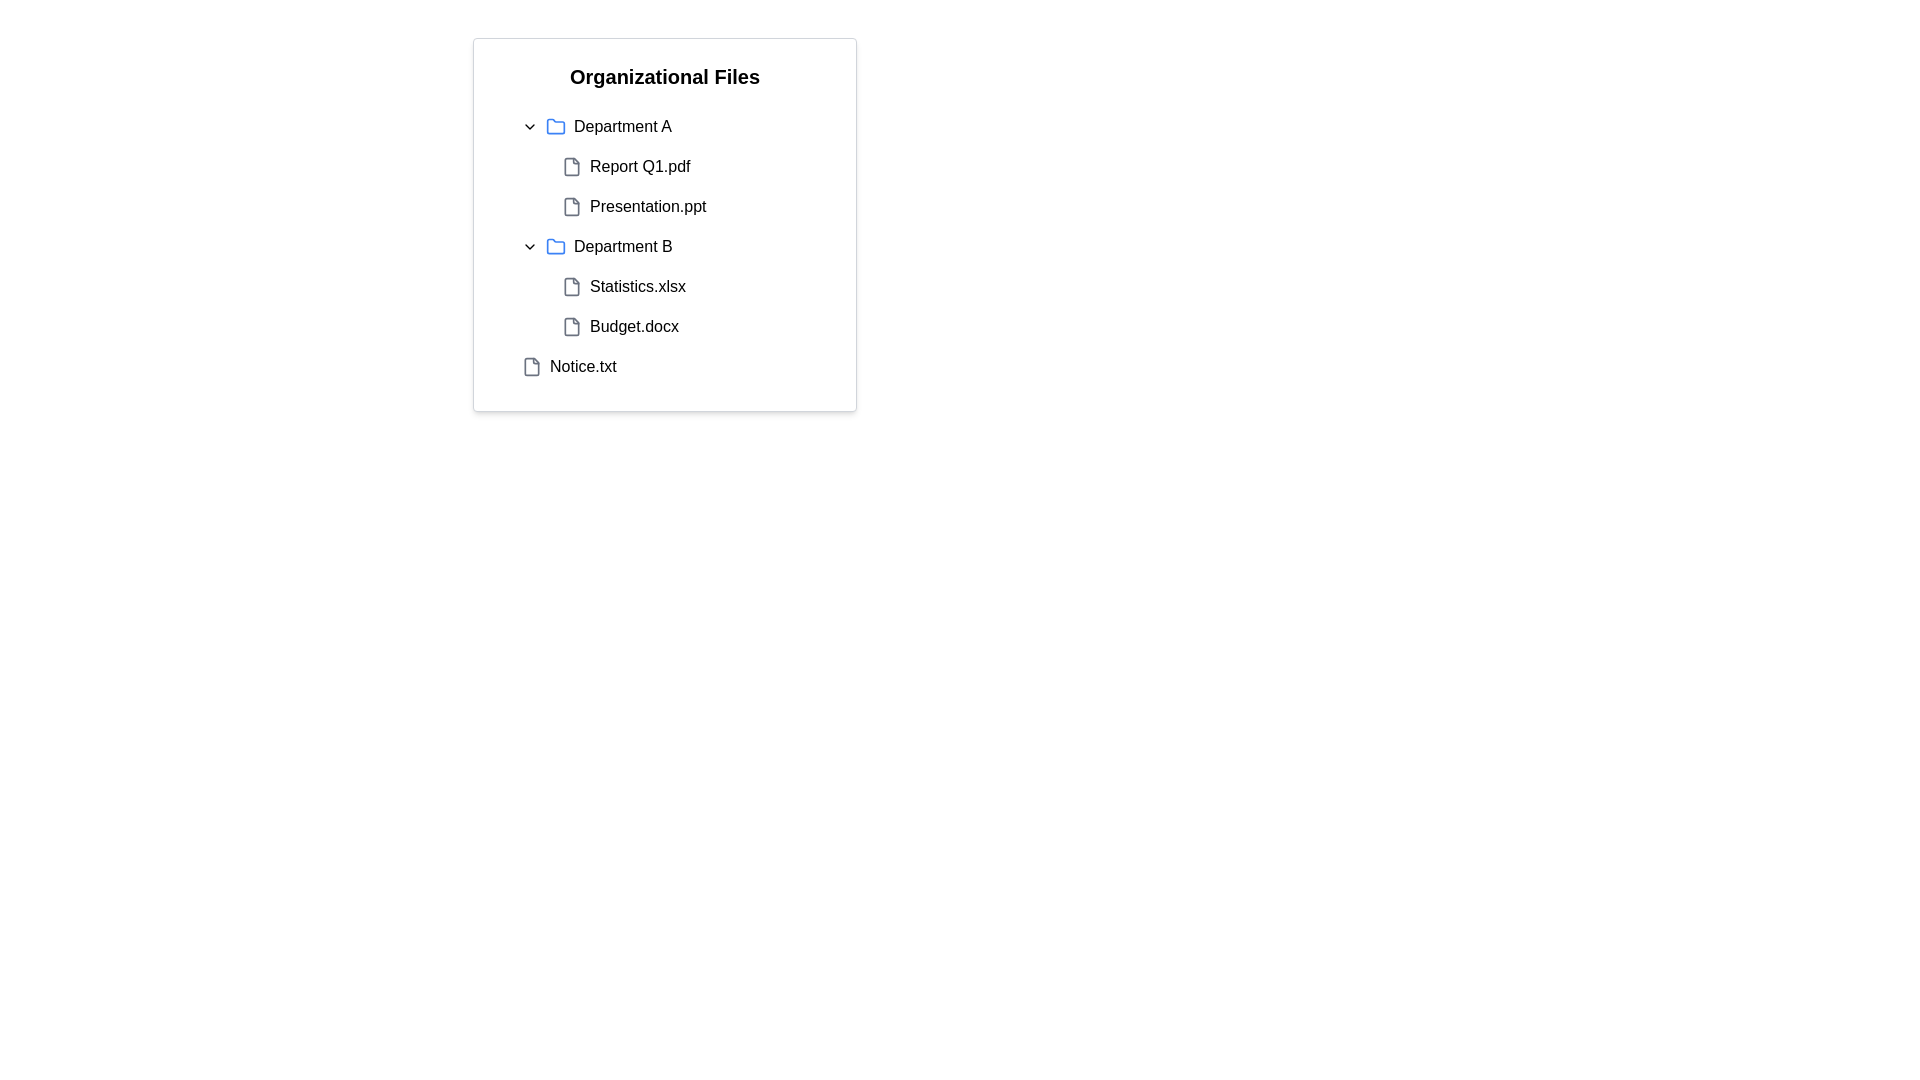 The height and width of the screenshot is (1080, 1920). Describe the element at coordinates (556, 245) in the screenshot. I see `the blue folder icon representing 'Department B'` at that location.